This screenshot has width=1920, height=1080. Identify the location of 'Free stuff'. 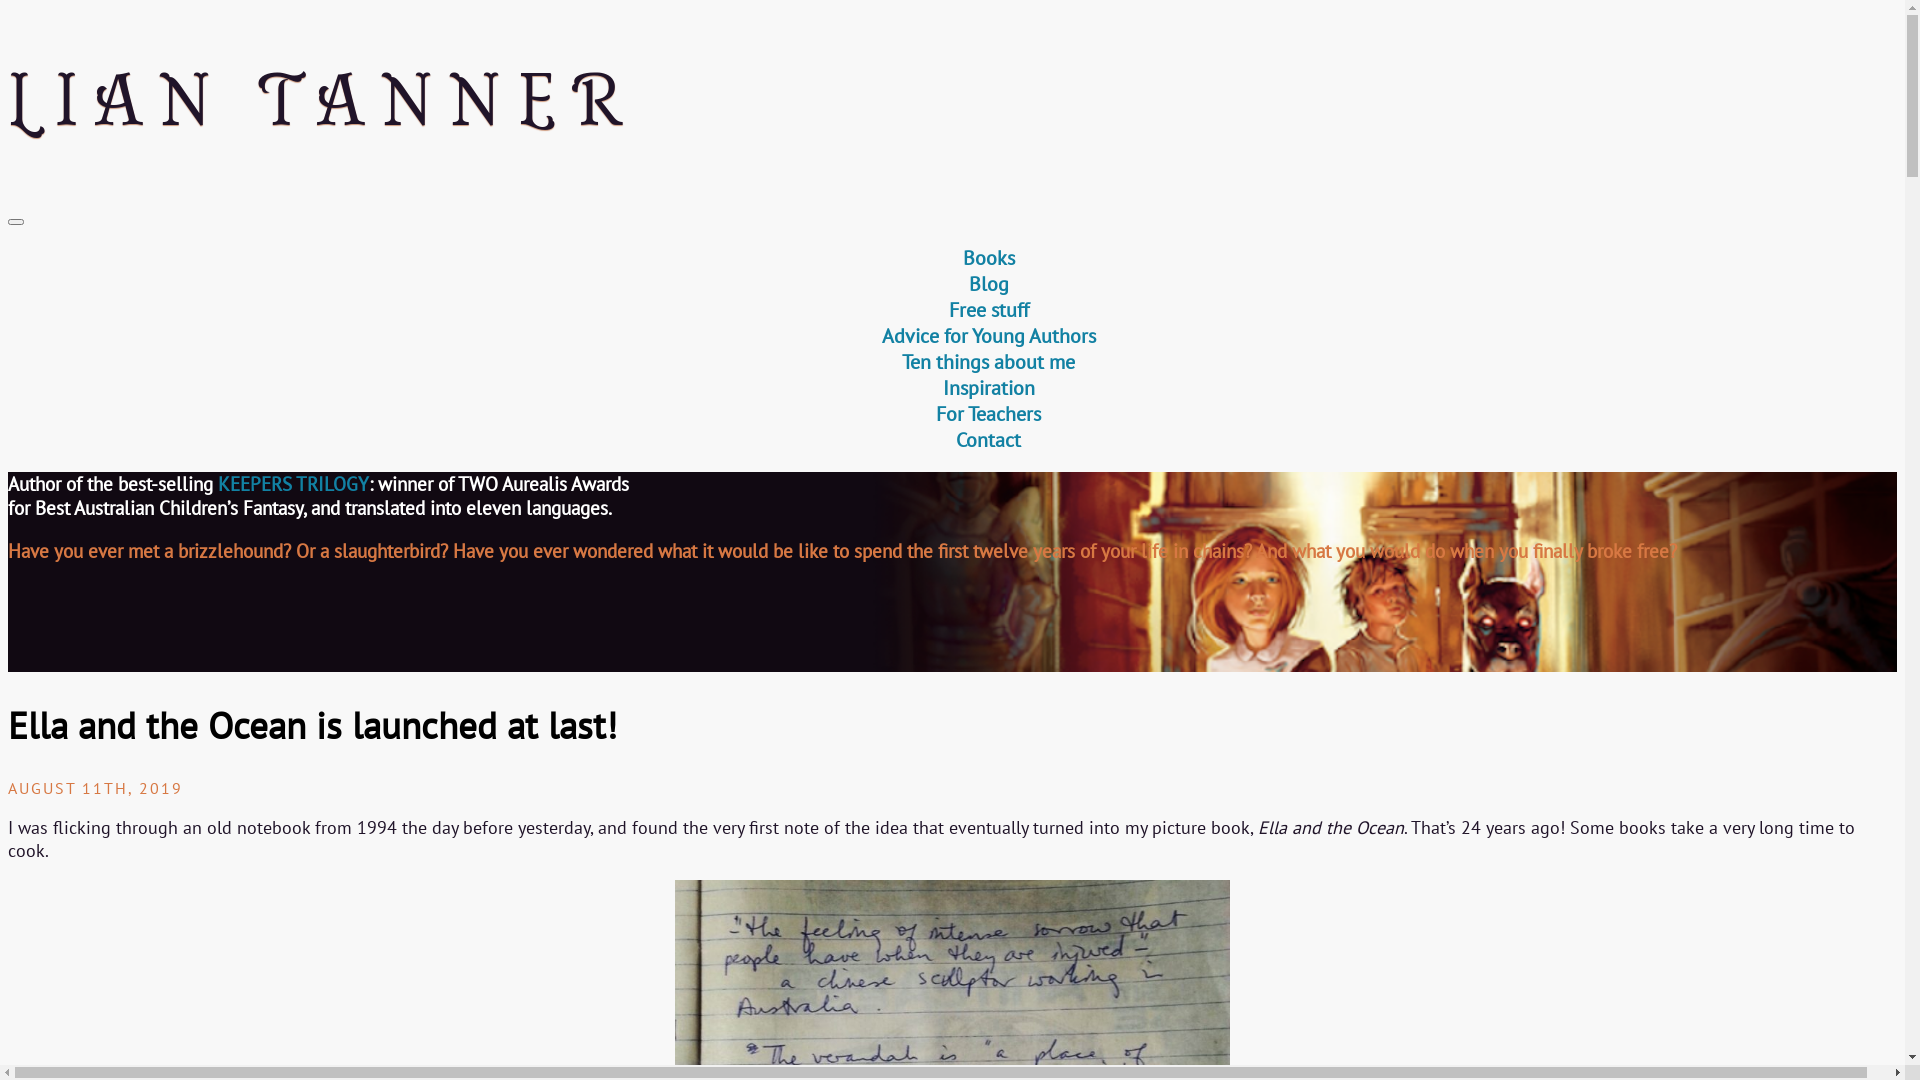
(947, 309).